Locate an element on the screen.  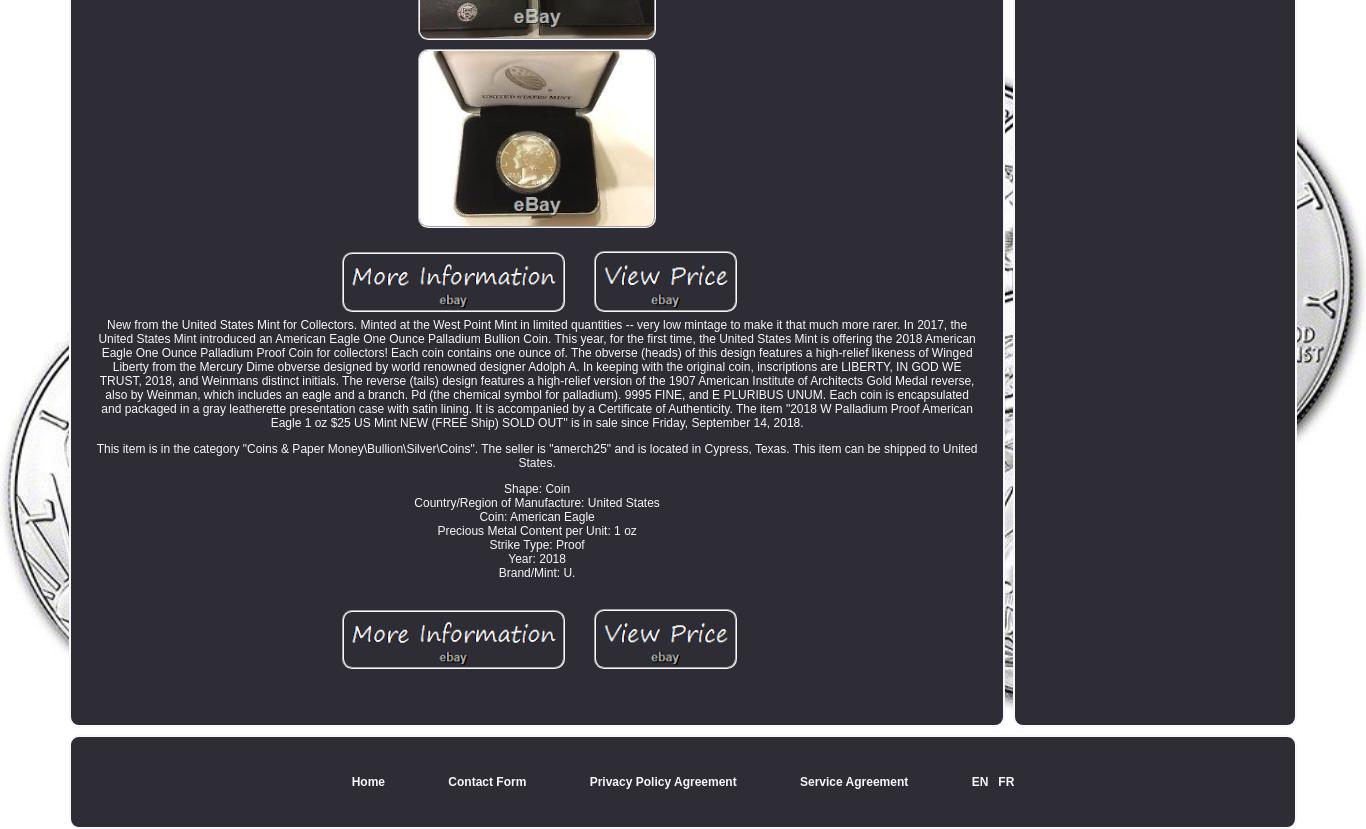
'This item is in the category "Coins & Paper Money\Bullion\Silver\Coins". The seller is "amerch25" and is located in Cypress, Texas. This item can be shipped to United States.' is located at coordinates (536, 455).